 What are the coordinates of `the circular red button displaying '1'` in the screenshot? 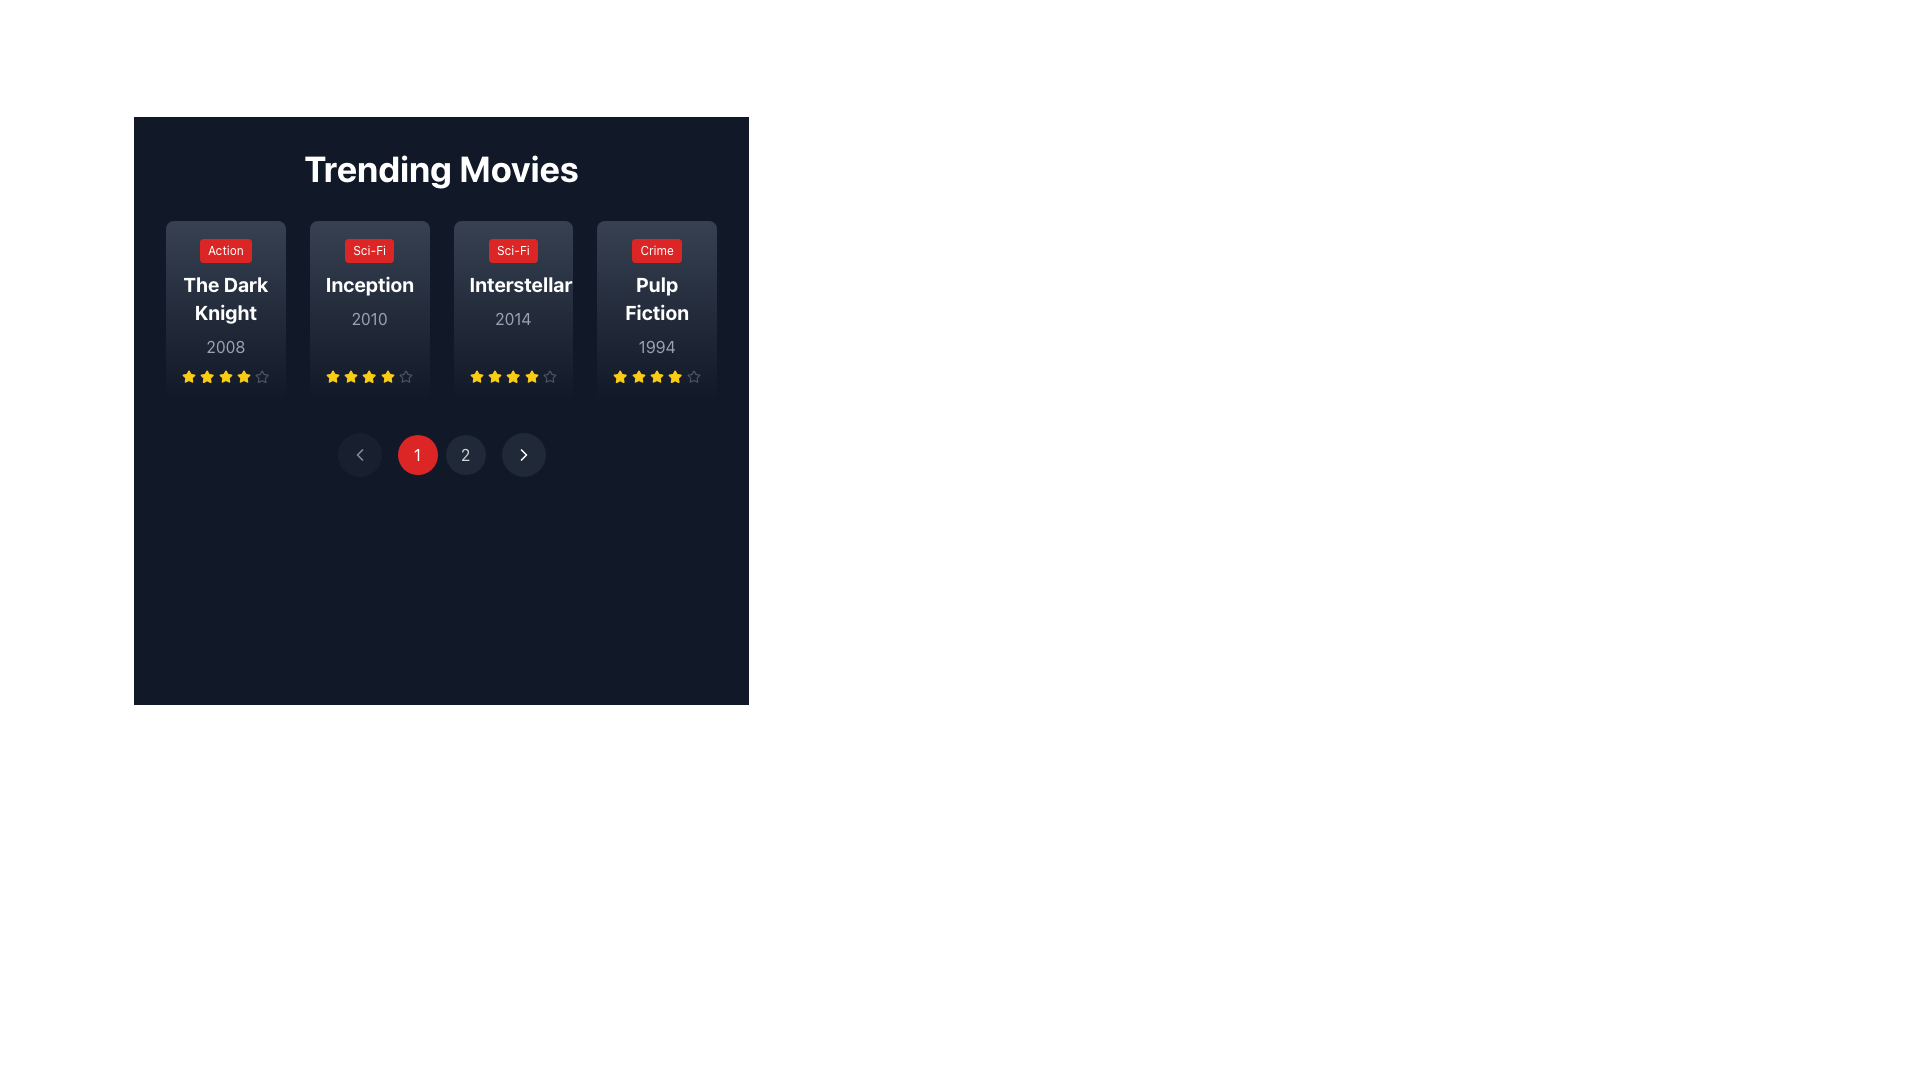 It's located at (440, 454).